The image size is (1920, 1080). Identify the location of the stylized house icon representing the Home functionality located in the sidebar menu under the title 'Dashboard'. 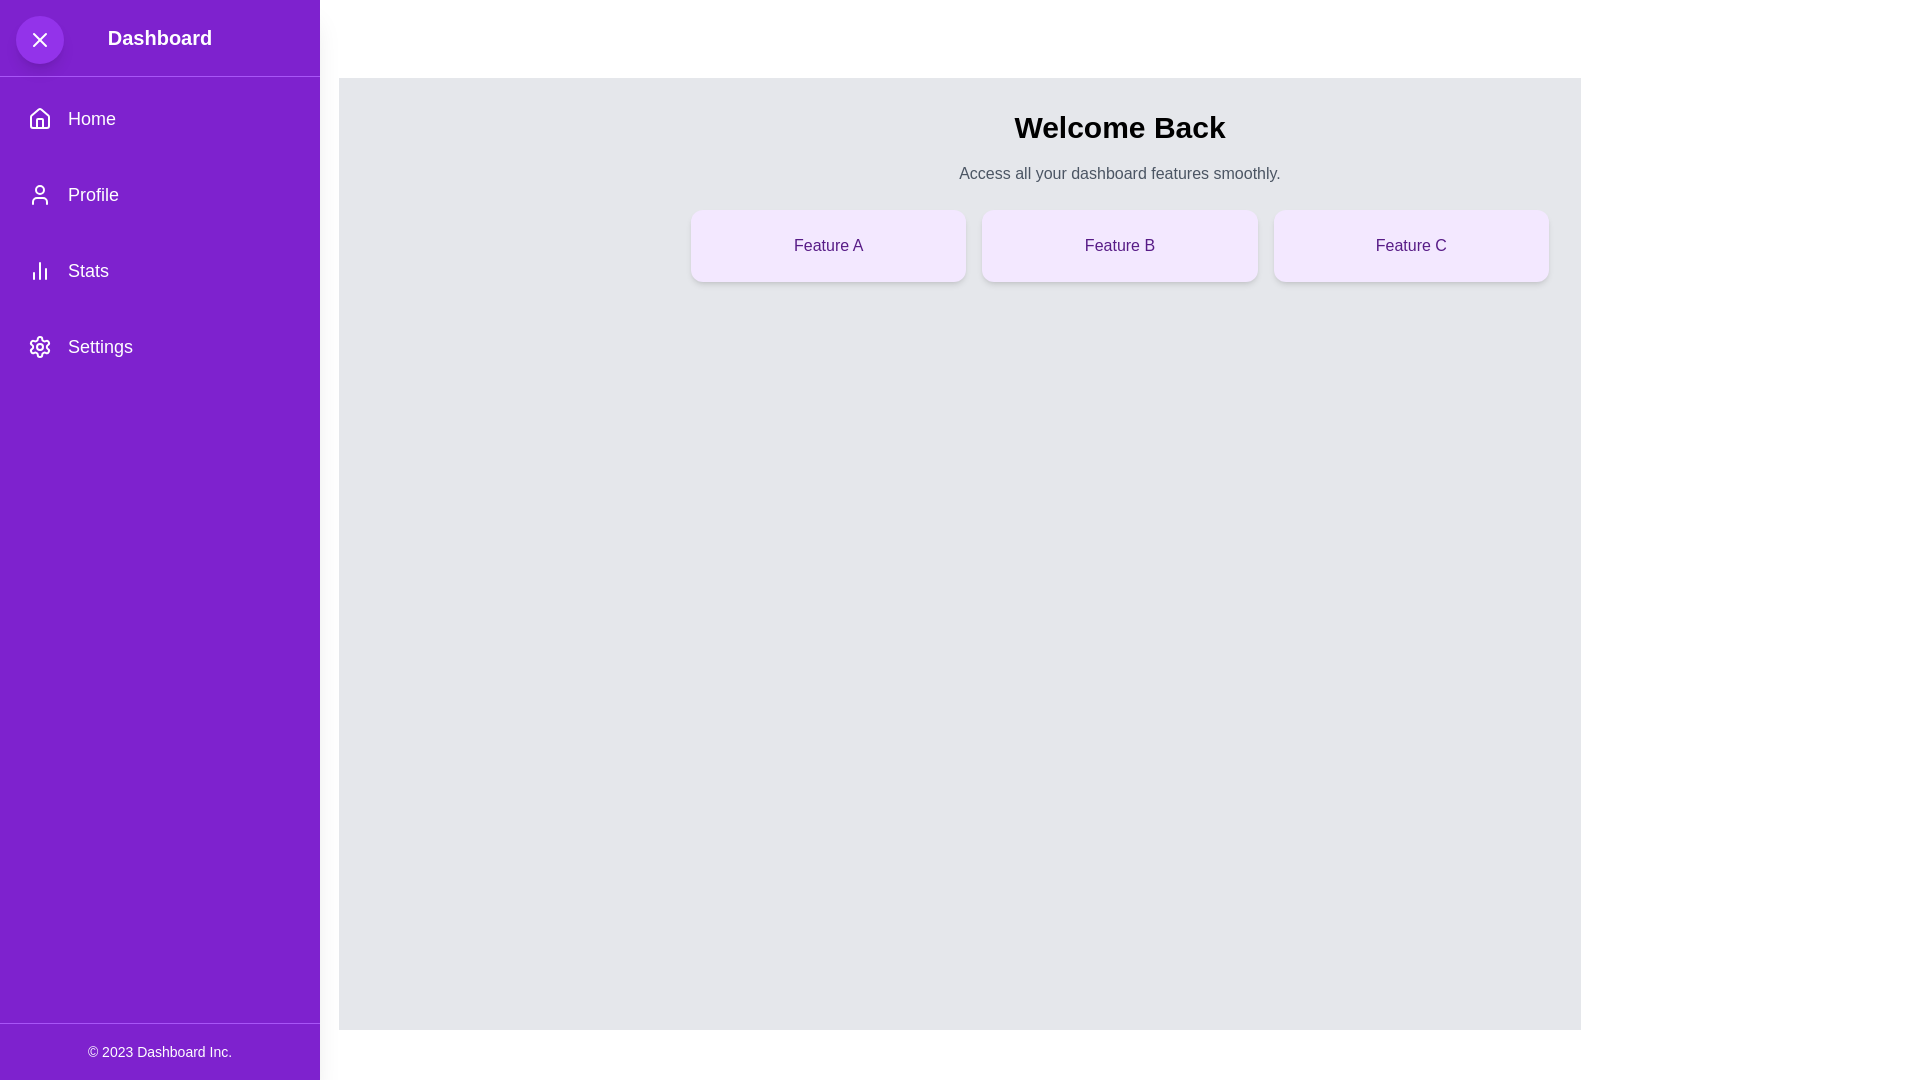
(39, 118).